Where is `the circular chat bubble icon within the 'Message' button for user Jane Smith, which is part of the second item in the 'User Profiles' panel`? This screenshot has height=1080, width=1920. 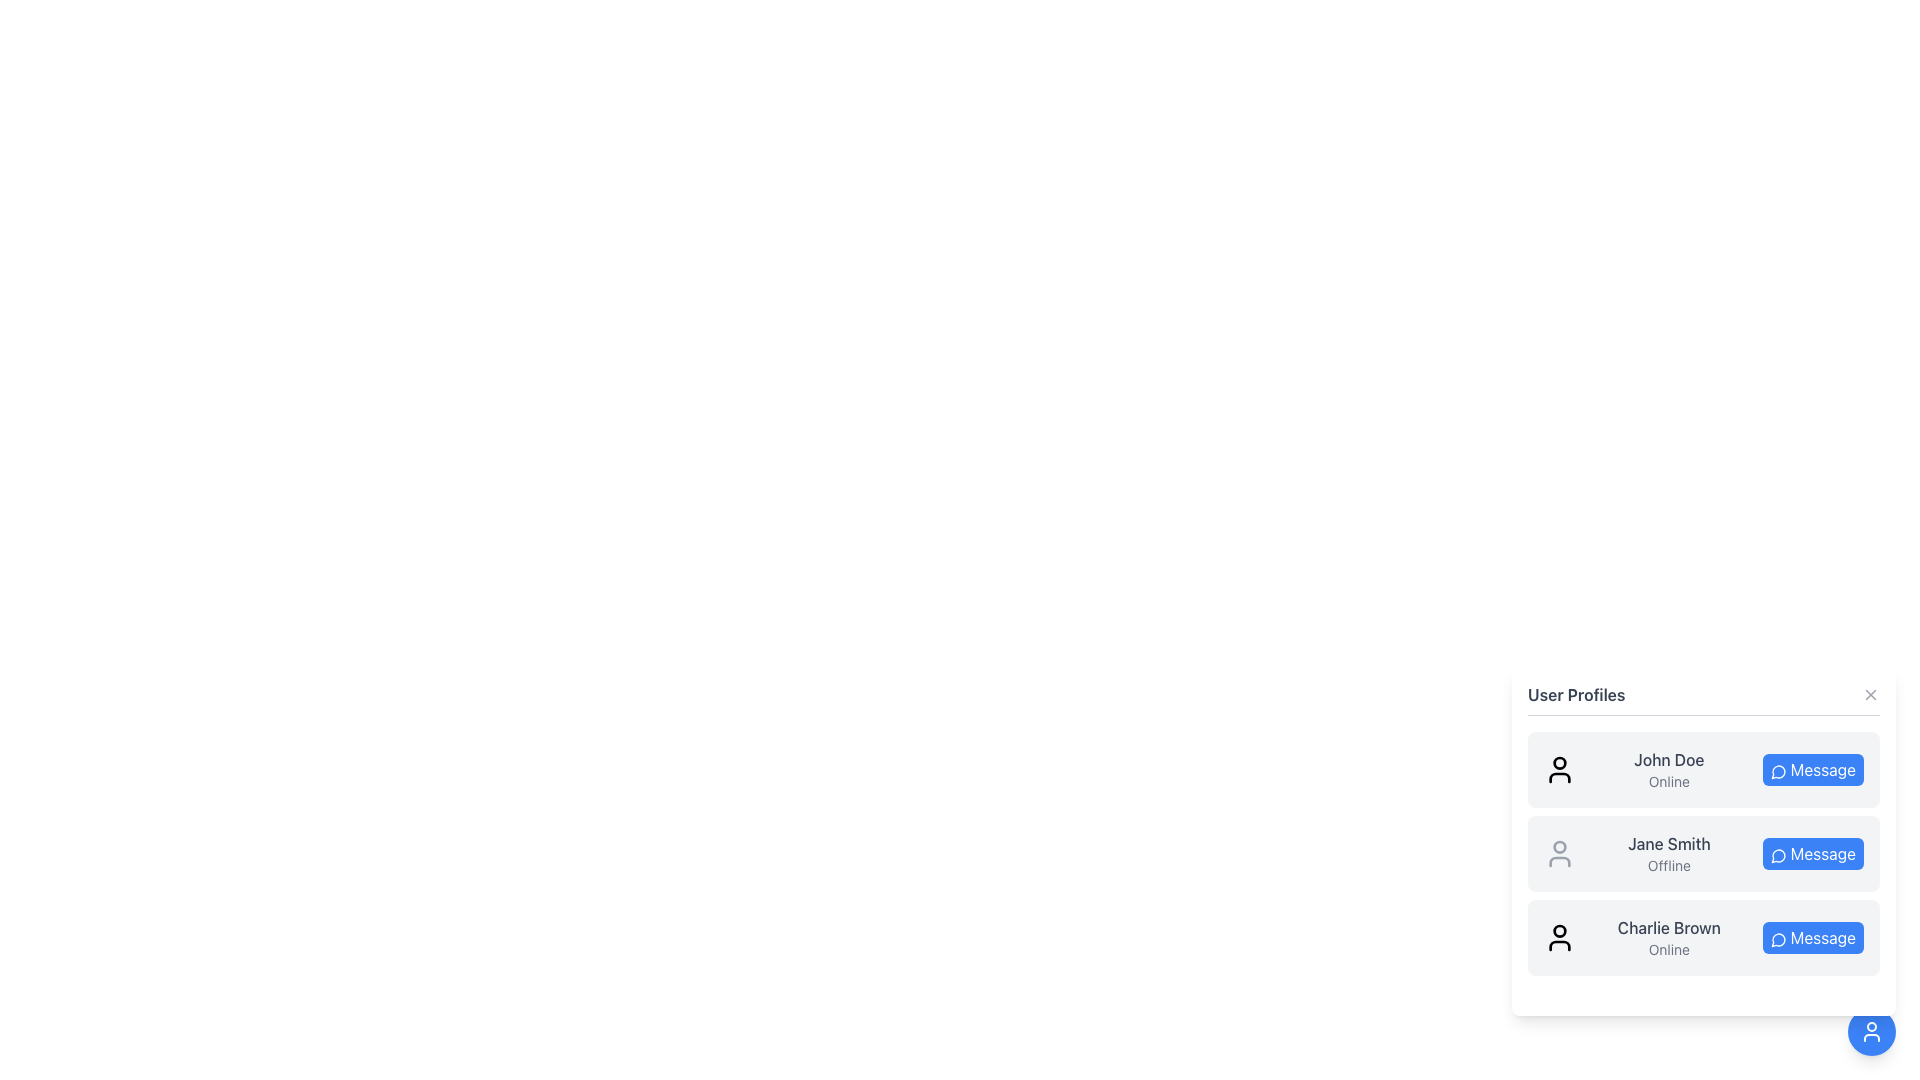 the circular chat bubble icon within the 'Message' button for user Jane Smith, which is part of the second item in the 'User Profiles' panel is located at coordinates (1778, 855).